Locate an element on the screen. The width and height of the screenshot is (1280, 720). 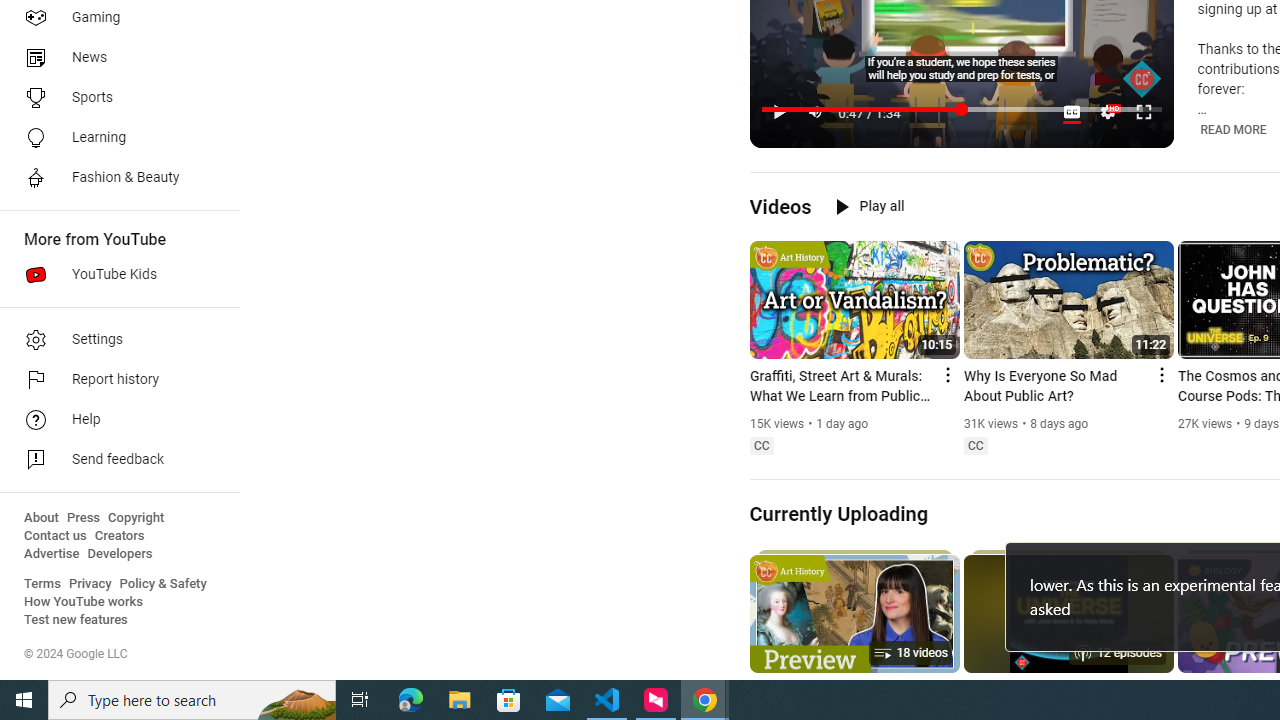
'About' is located at coordinates (41, 517).